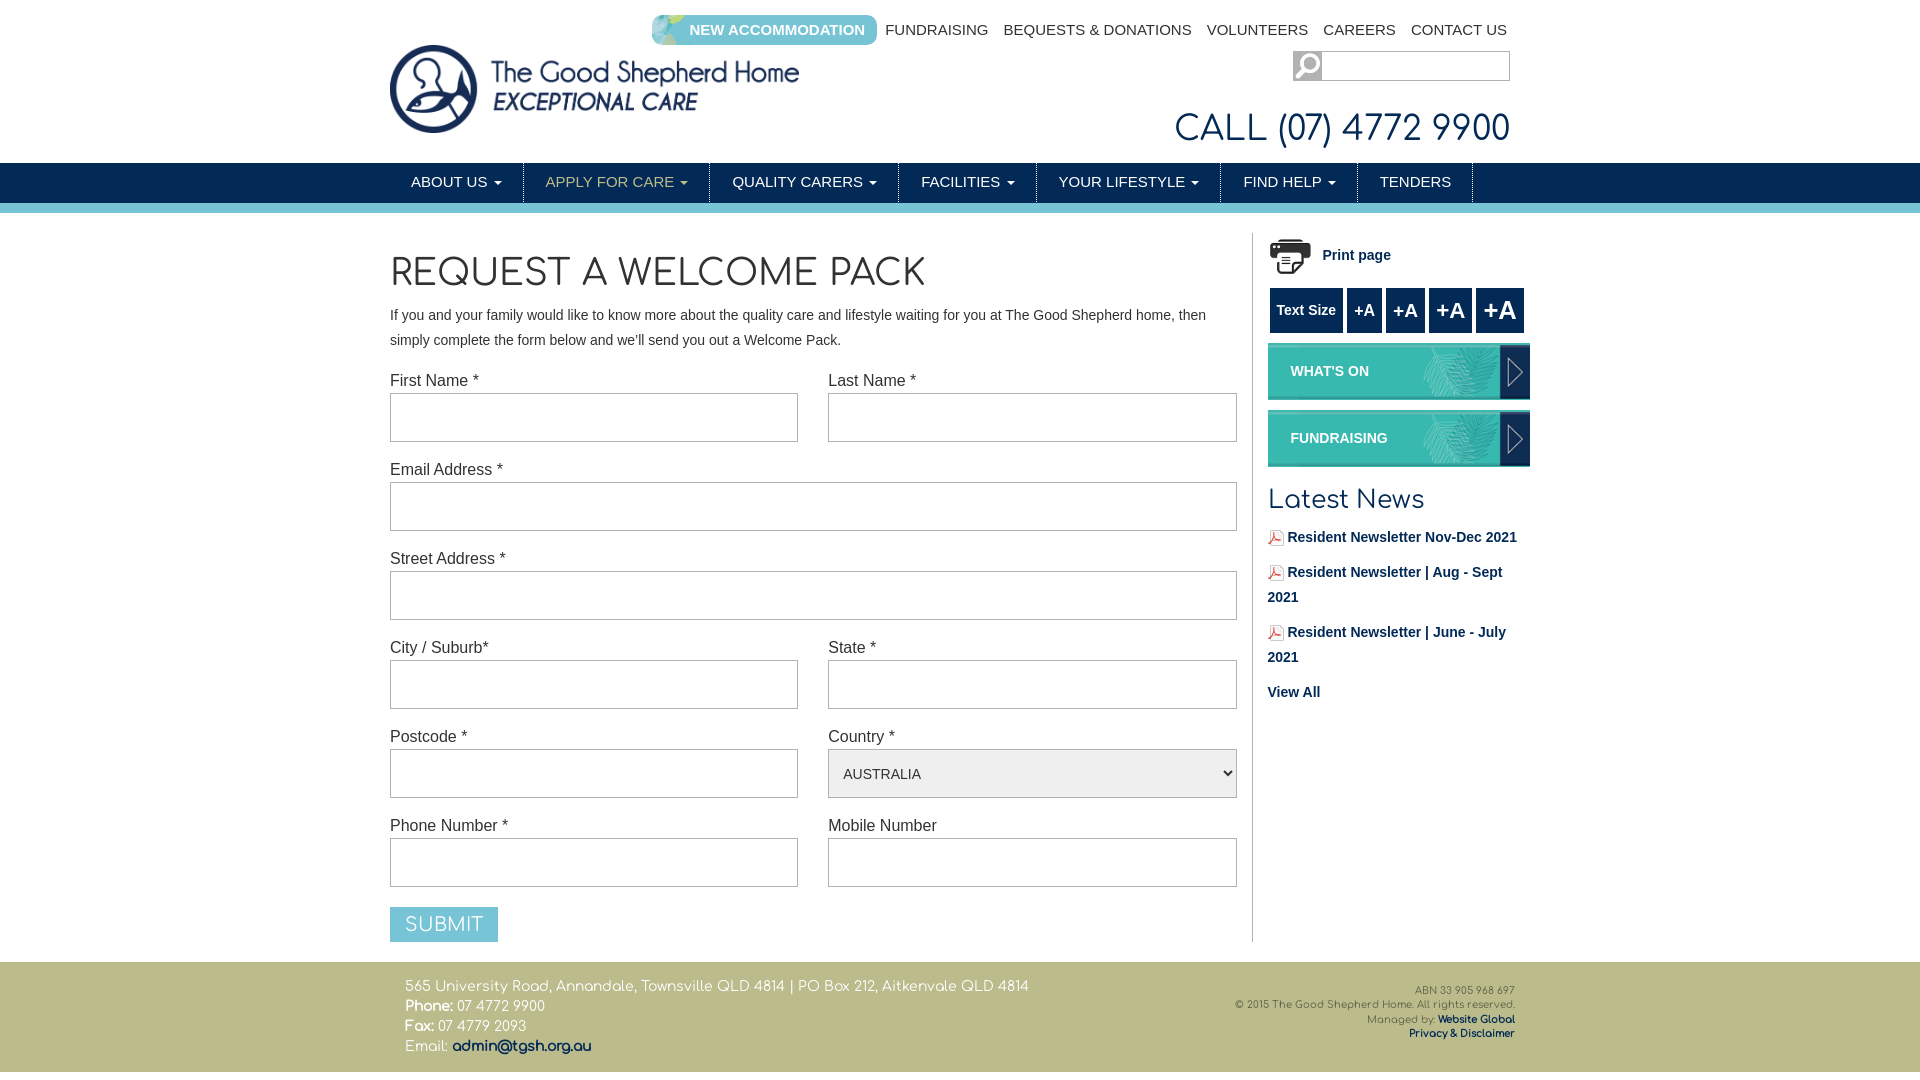  Describe the element at coordinates (1398, 371) in the screenshot. I see `'WHAT'S ON'` at that location.